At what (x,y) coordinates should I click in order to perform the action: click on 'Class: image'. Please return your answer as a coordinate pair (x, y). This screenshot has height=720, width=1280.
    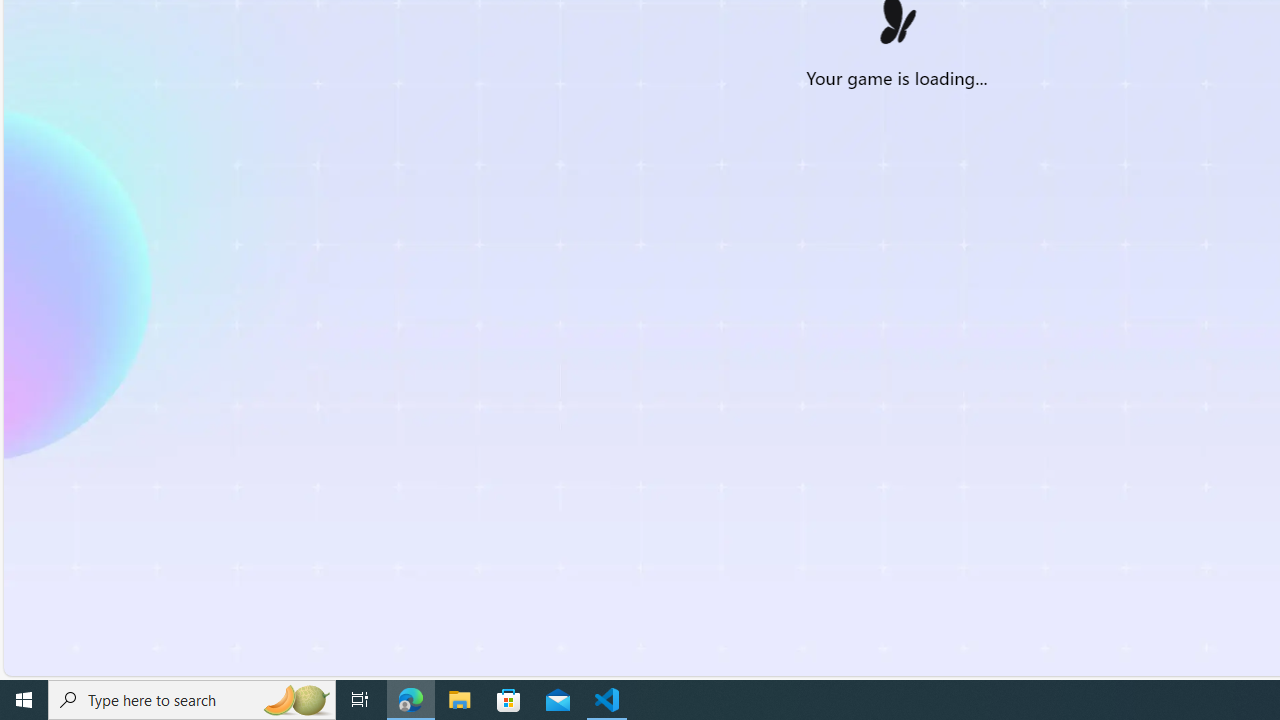
    Looking at the image, I should click on (896, 27).